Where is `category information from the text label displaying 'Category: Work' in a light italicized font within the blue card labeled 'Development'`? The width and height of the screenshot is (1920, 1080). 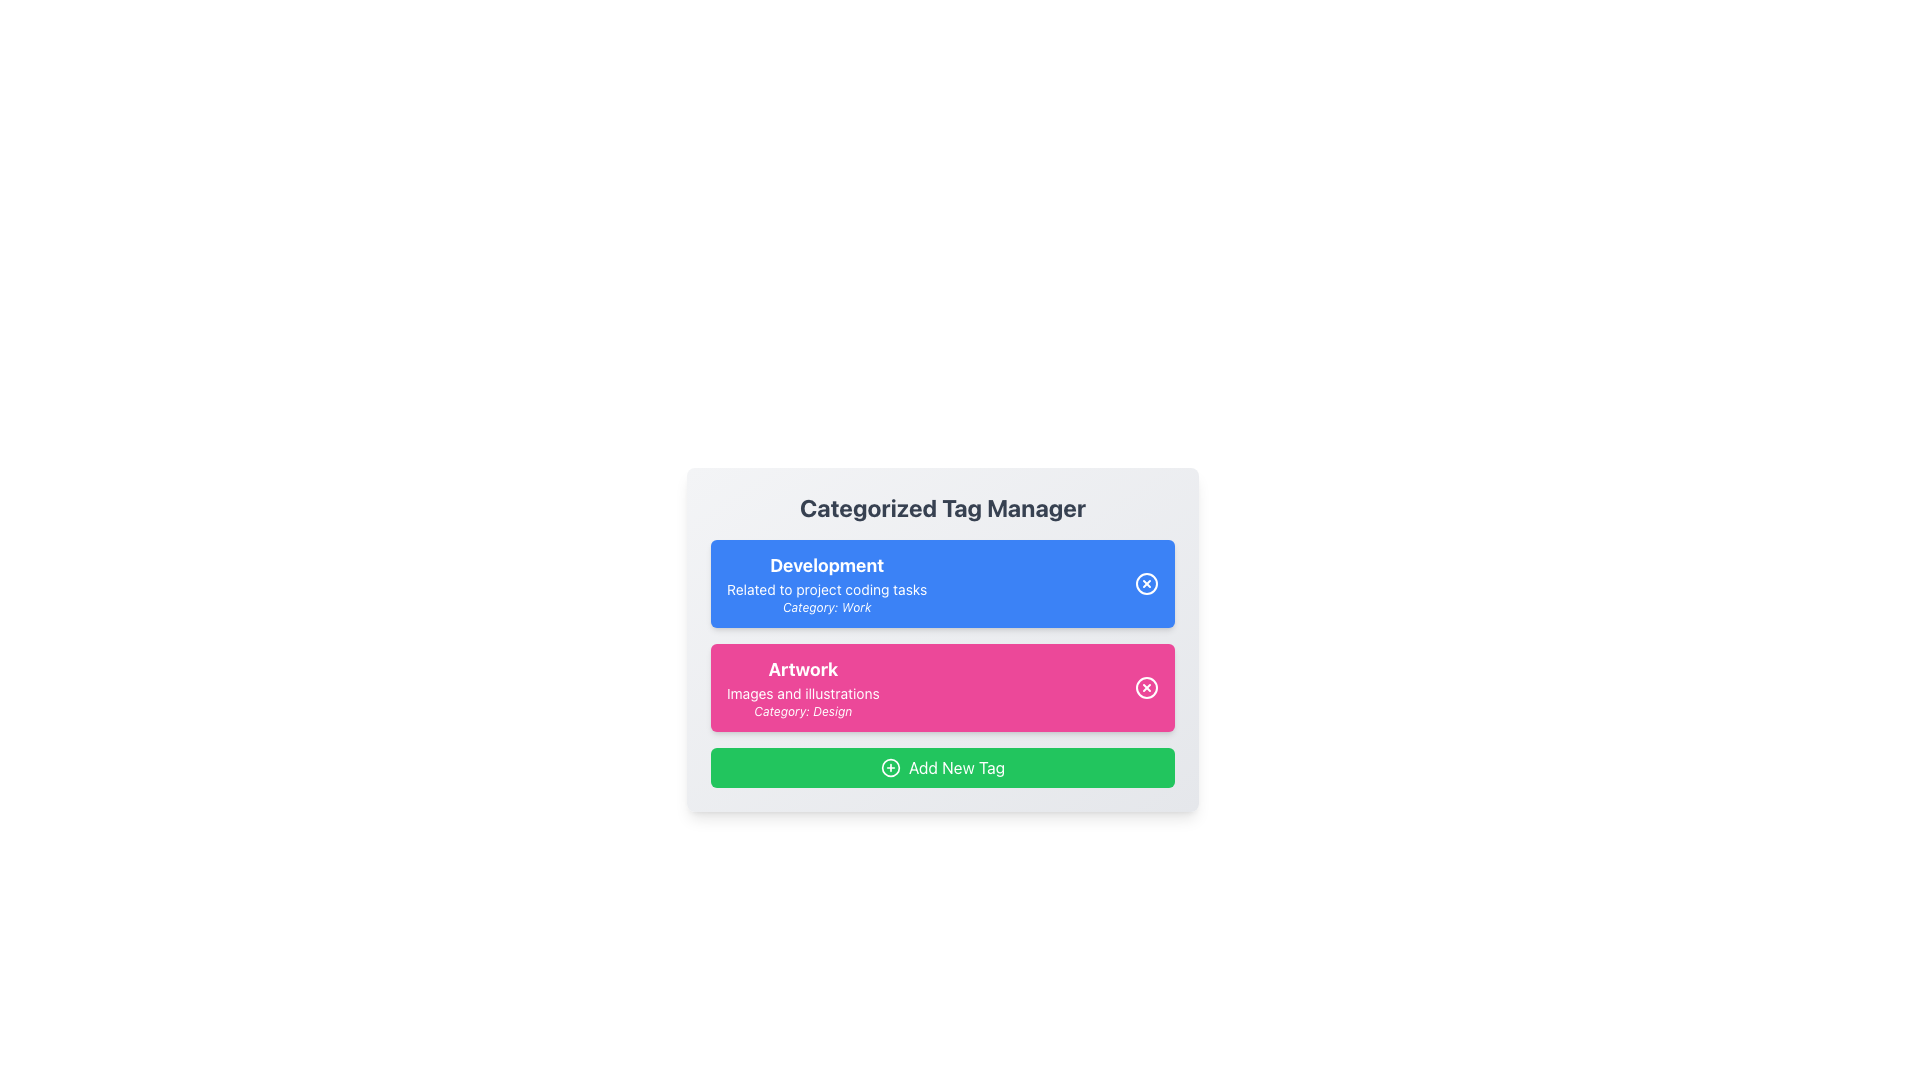
category information from the text label displaying 'Category: Work' in a light italicized font within the blue card labeled 'Development' is located at coordinates (827, 607).